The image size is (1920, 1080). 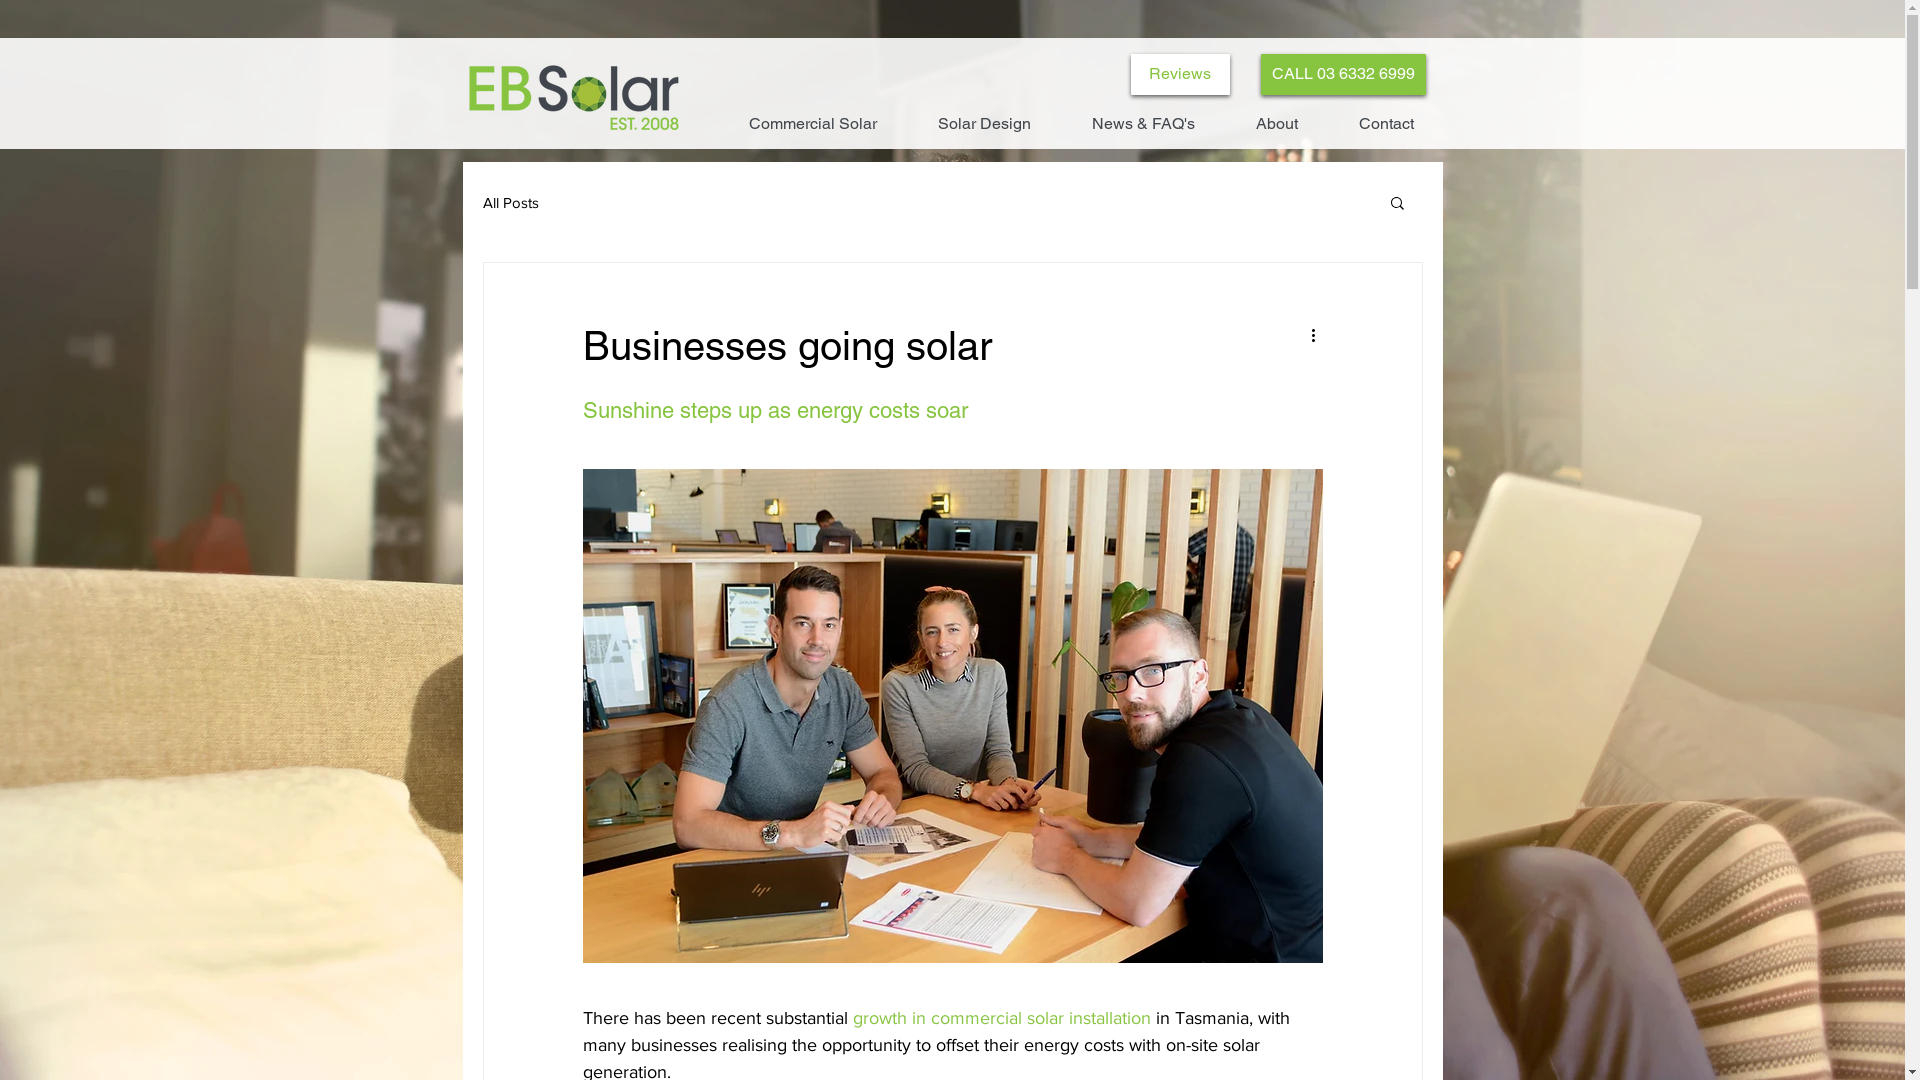 What do you see at coordinates (1276, 123) in the screenshot?
I see `'About'` at bounding box center [1276, 123].